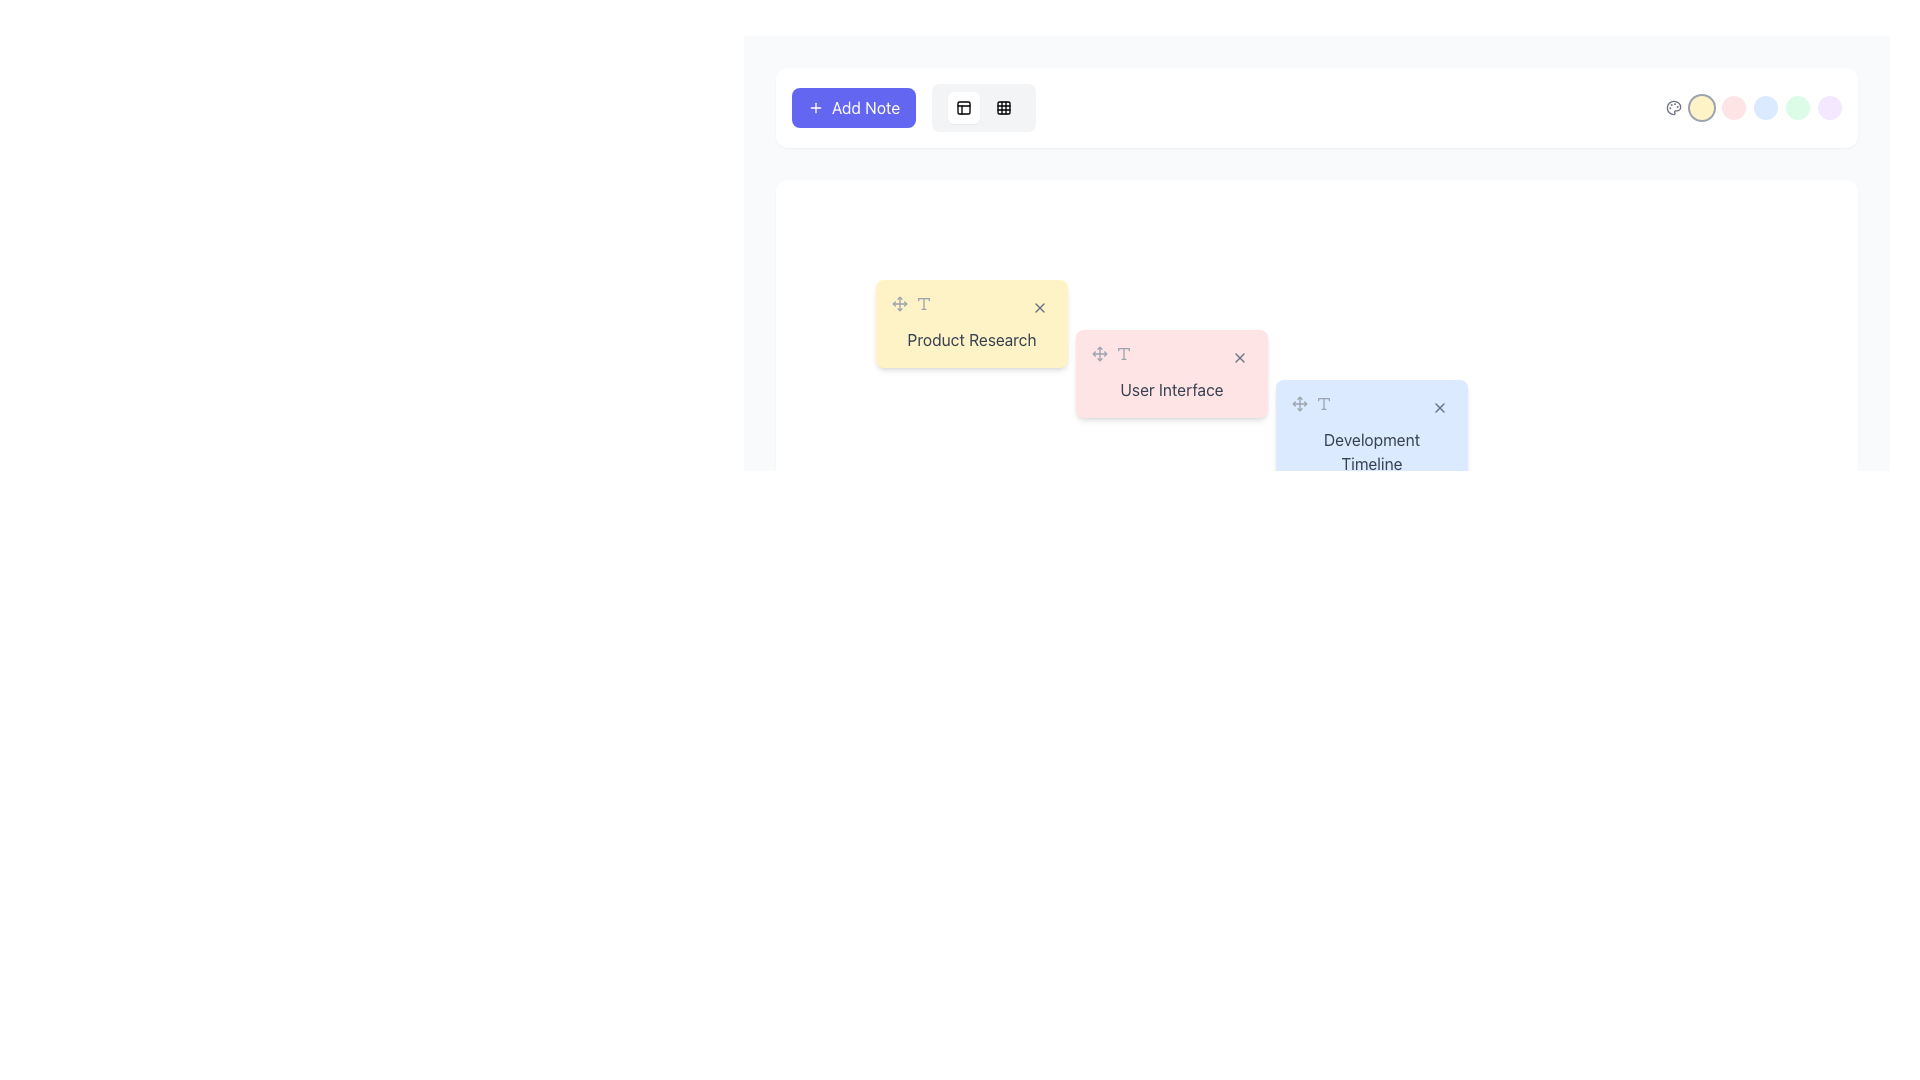 This screenshot has height=1080, width=1920. Describe the element at coordinates (1040, 308) in the screenshot. I see `the small cross-shaped icon button located at the top-right corner of the yellow note titled 'Product Research'` at that location.